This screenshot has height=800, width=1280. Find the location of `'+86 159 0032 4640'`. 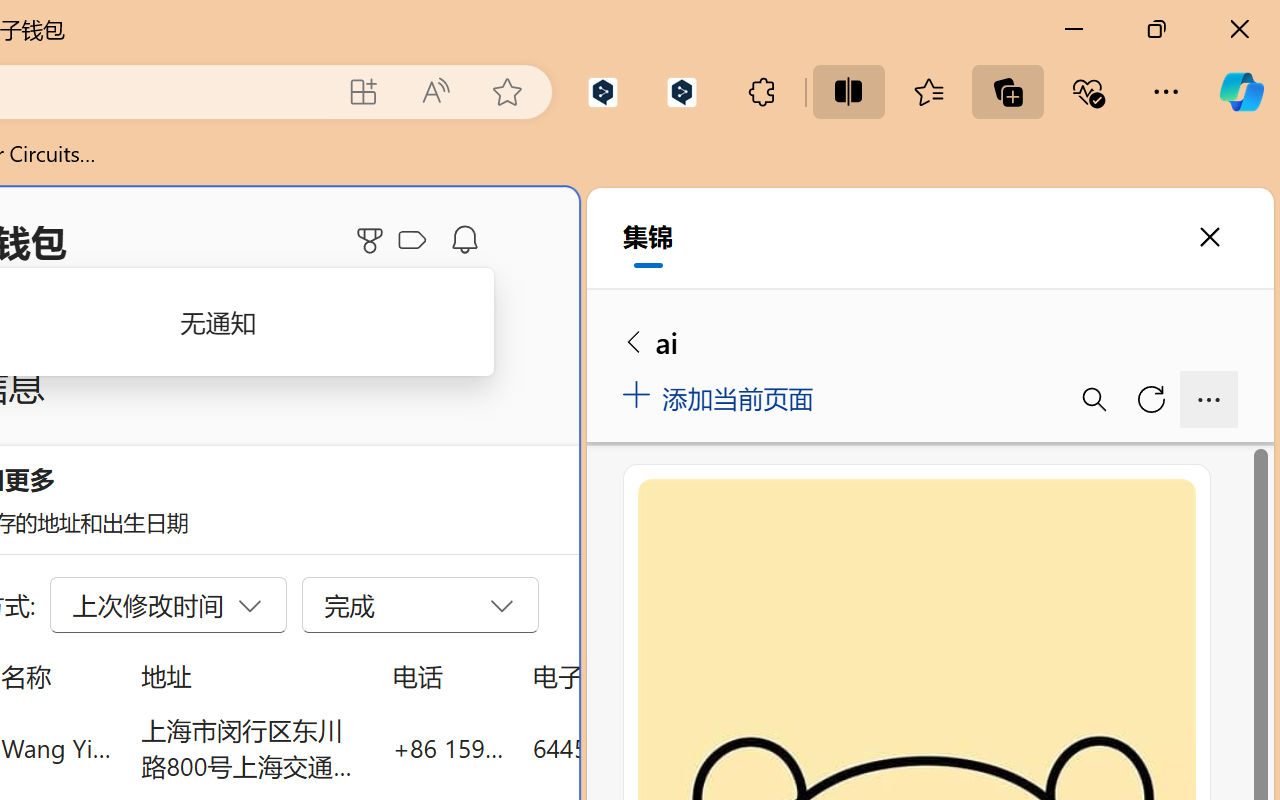

'+86 159 0032 4640' is located at coordinates (447, 747).